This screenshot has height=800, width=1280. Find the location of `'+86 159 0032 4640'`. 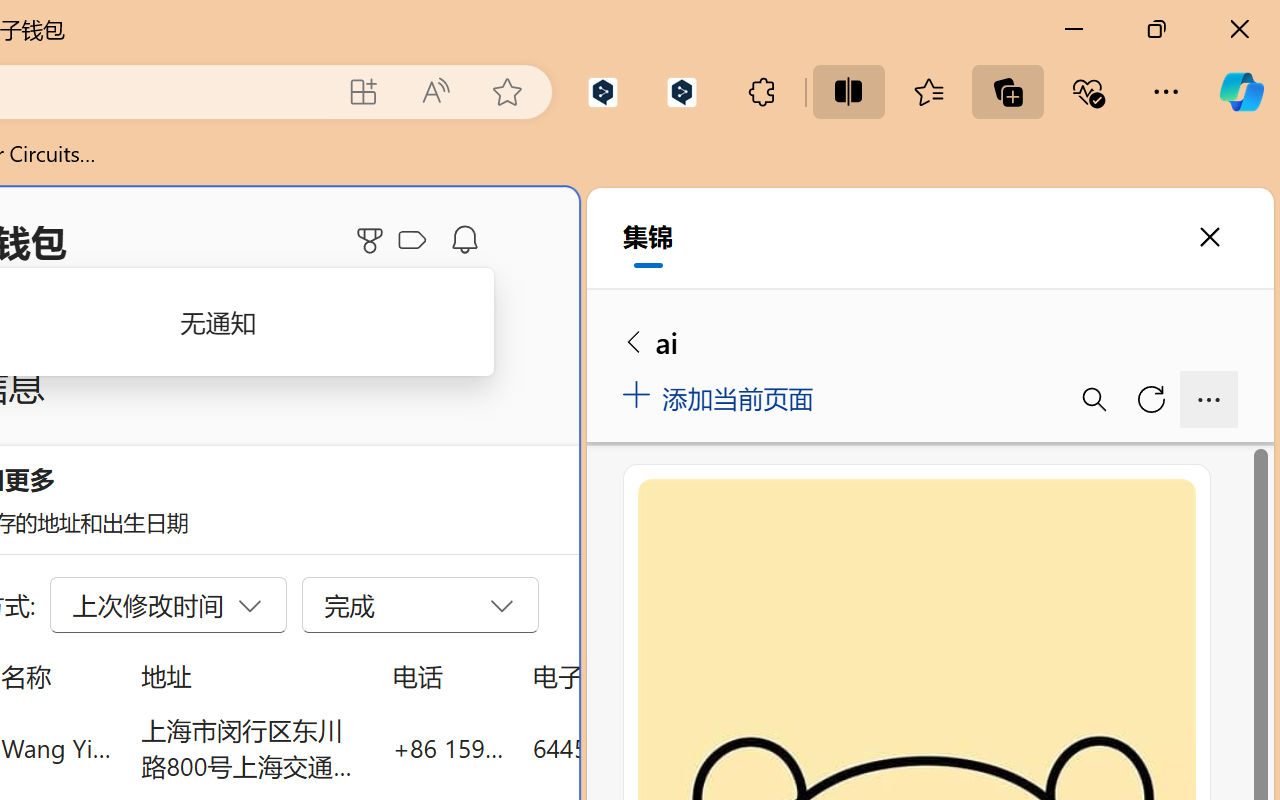

'+86 159 0032 4640' is located at coordinates (447, 747).